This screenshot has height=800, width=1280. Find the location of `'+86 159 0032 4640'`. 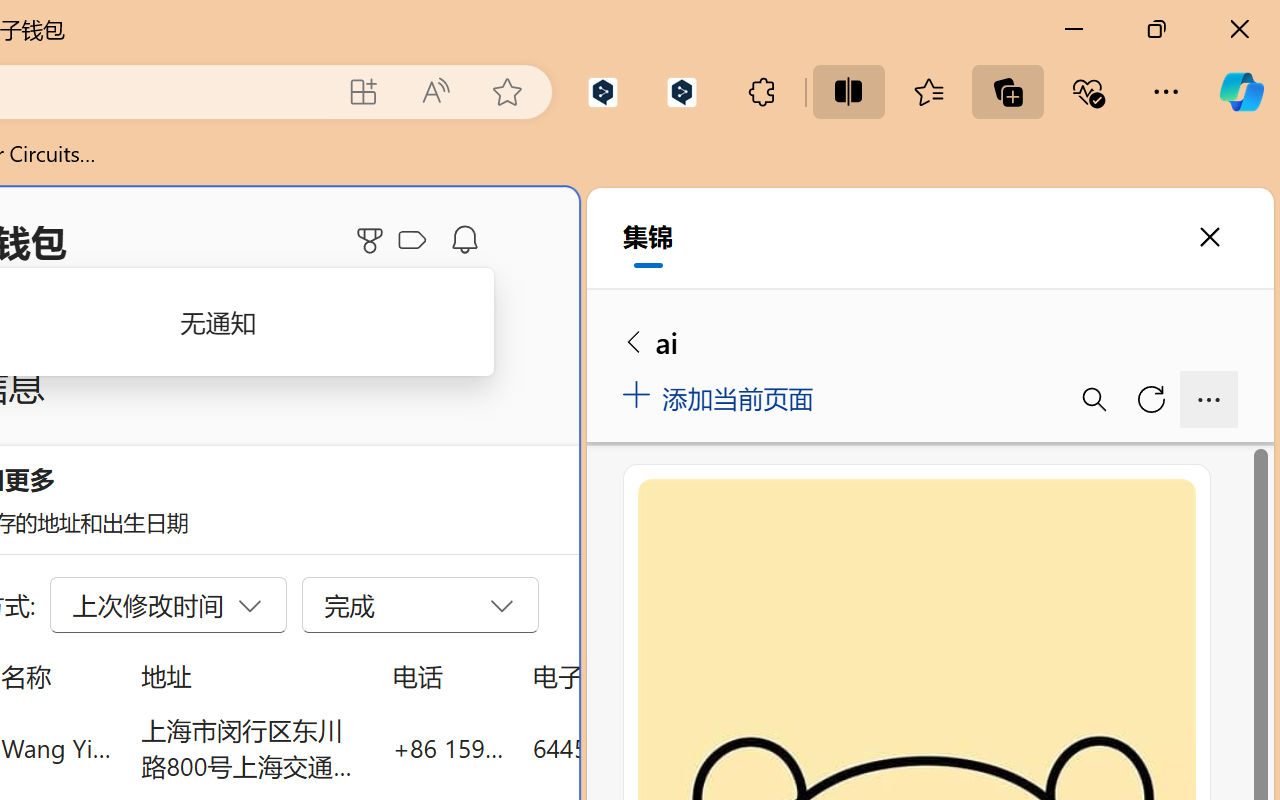

'+86 159 0032 4640' is located at coordinates (447, 747).